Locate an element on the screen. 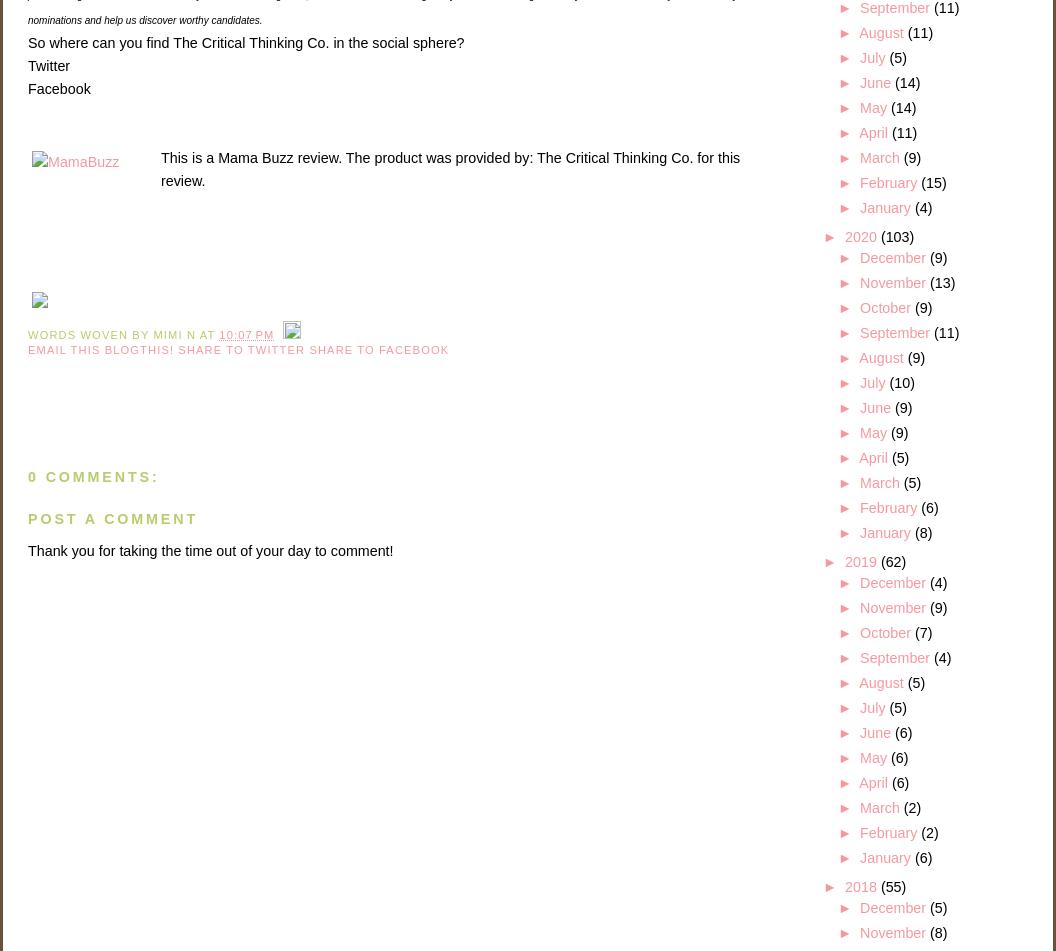 This screenshot has width=1056, height=951. '2020' is located at coordinates (861, 236).